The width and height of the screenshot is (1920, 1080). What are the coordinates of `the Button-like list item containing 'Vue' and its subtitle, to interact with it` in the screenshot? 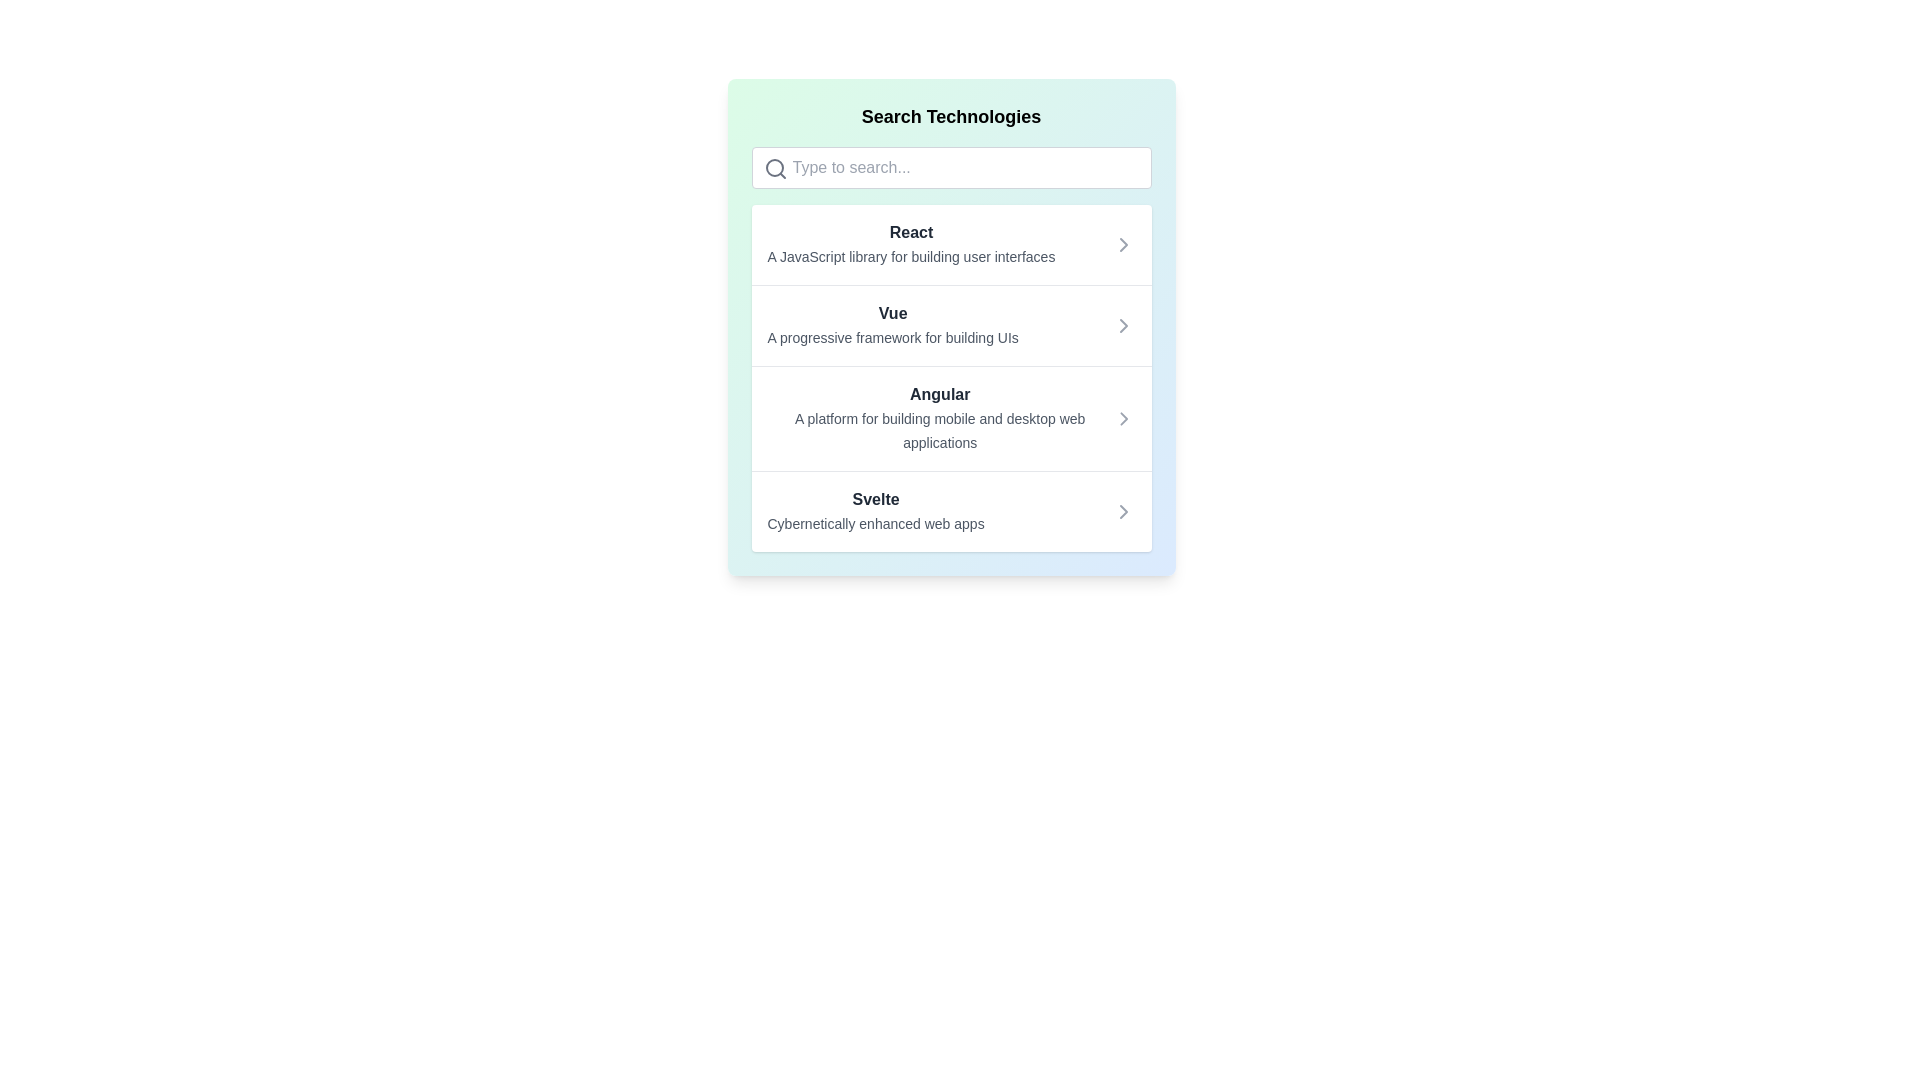 It's located at (950, 324).